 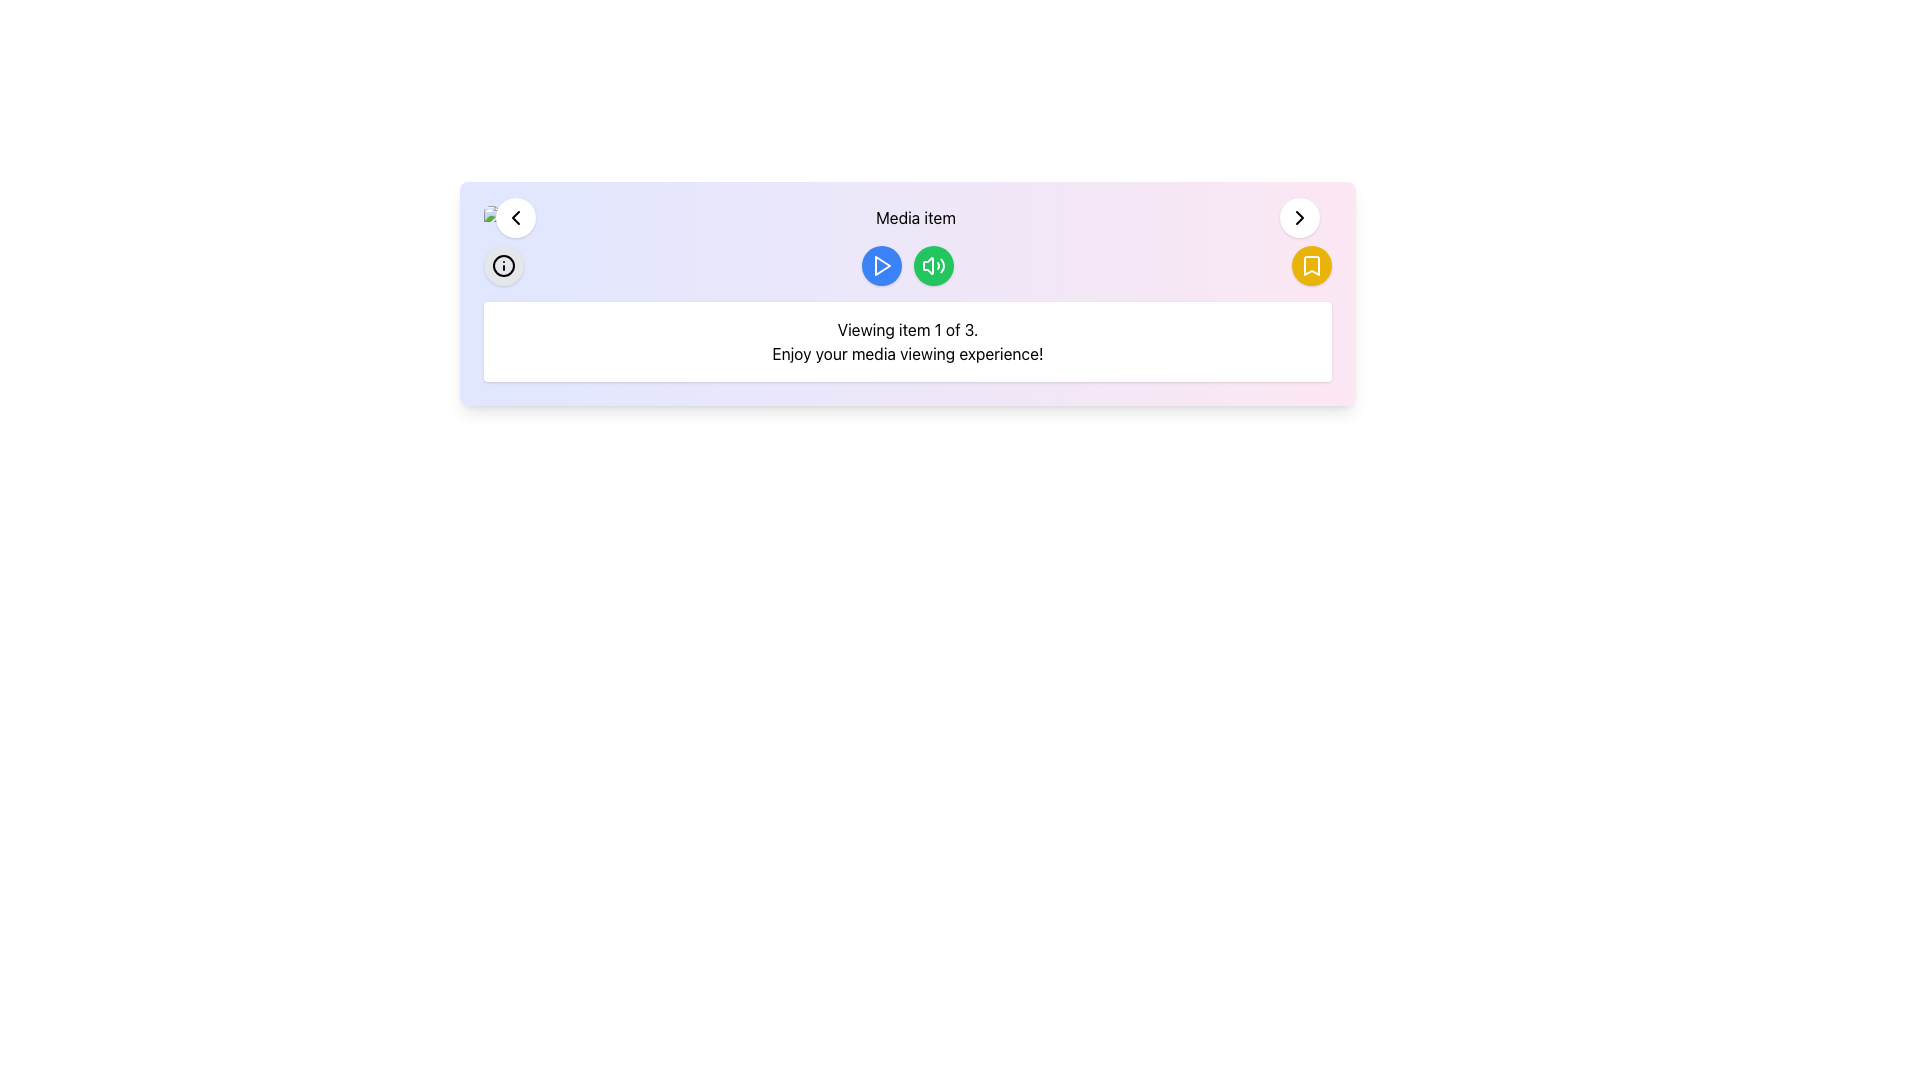 I want to click on the speaker button in the media control section to adjust audio settings, so click(x=906, y=265).